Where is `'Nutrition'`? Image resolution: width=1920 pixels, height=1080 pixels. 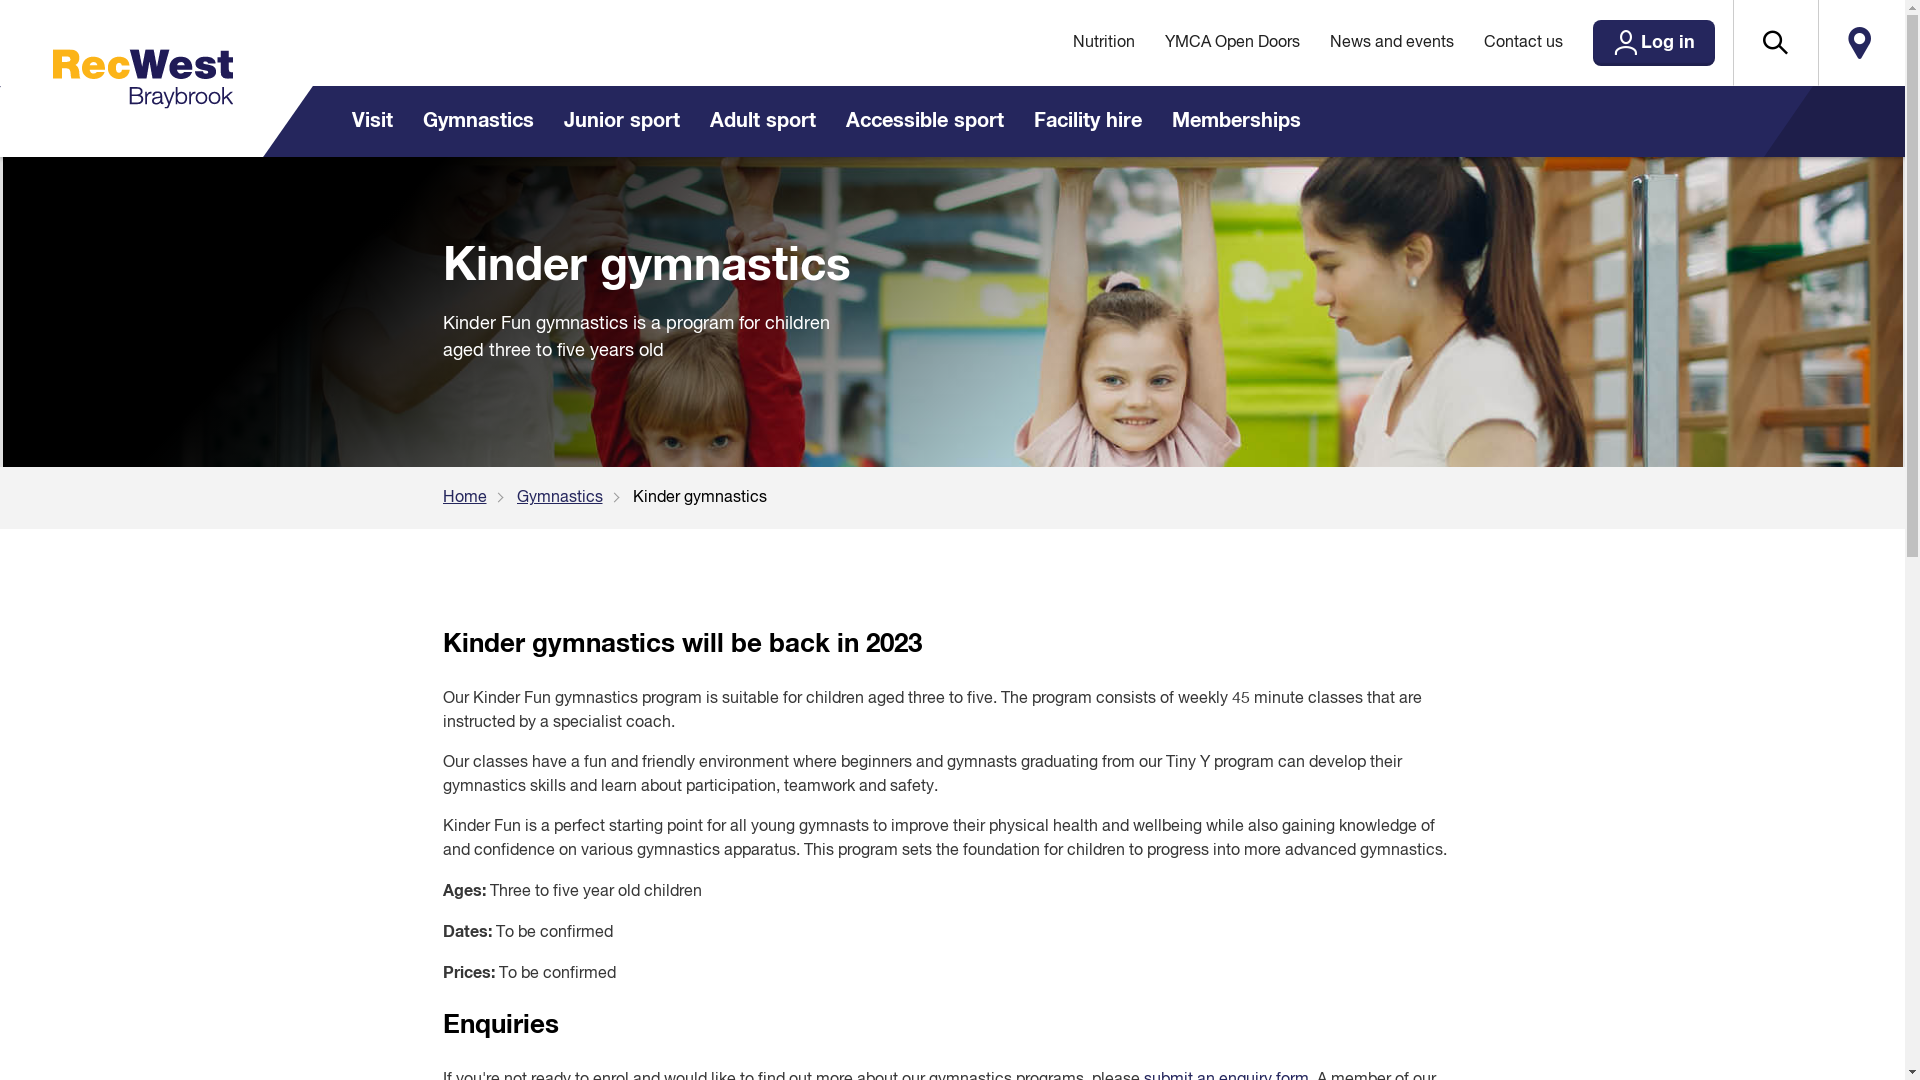 'Nutrition' is located at coordinates (1056, 42).